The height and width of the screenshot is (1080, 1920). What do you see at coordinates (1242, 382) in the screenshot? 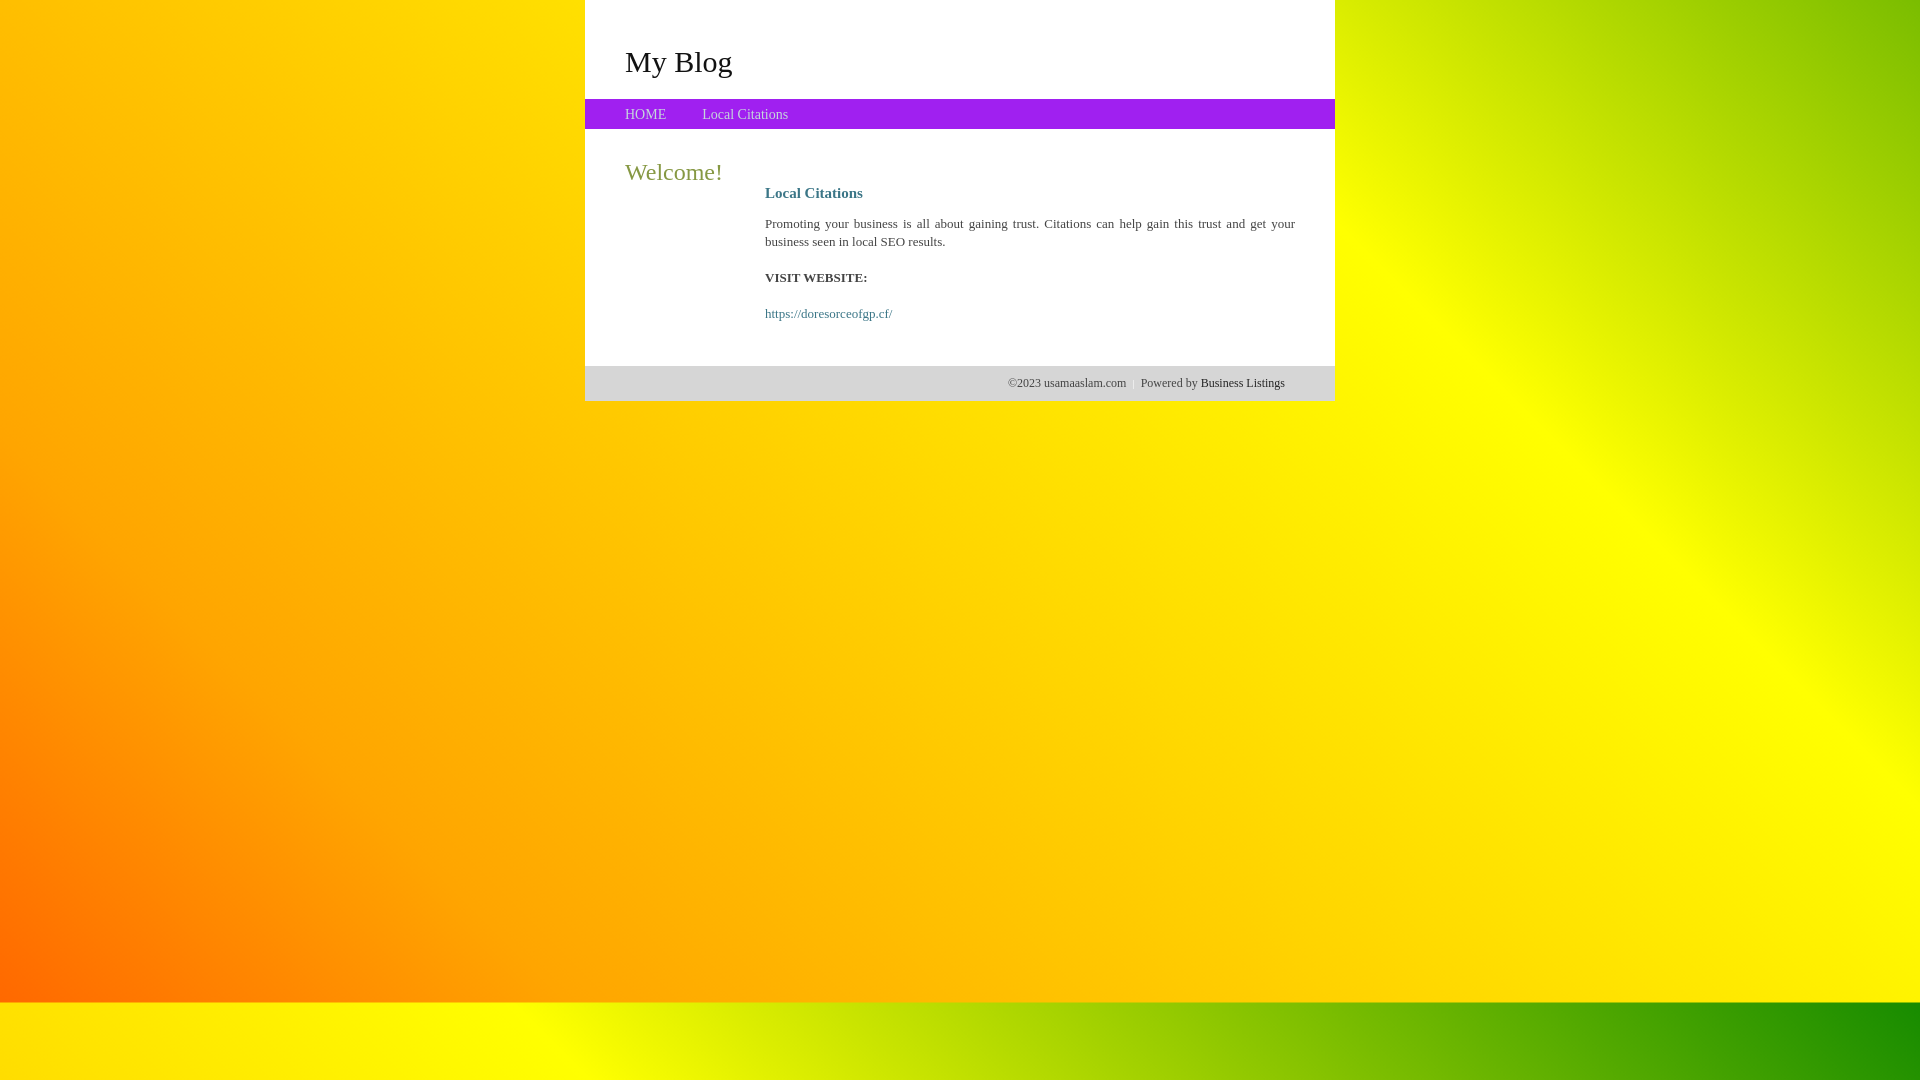
I see `'Business Listings'` at bounding box center [1242, 382].